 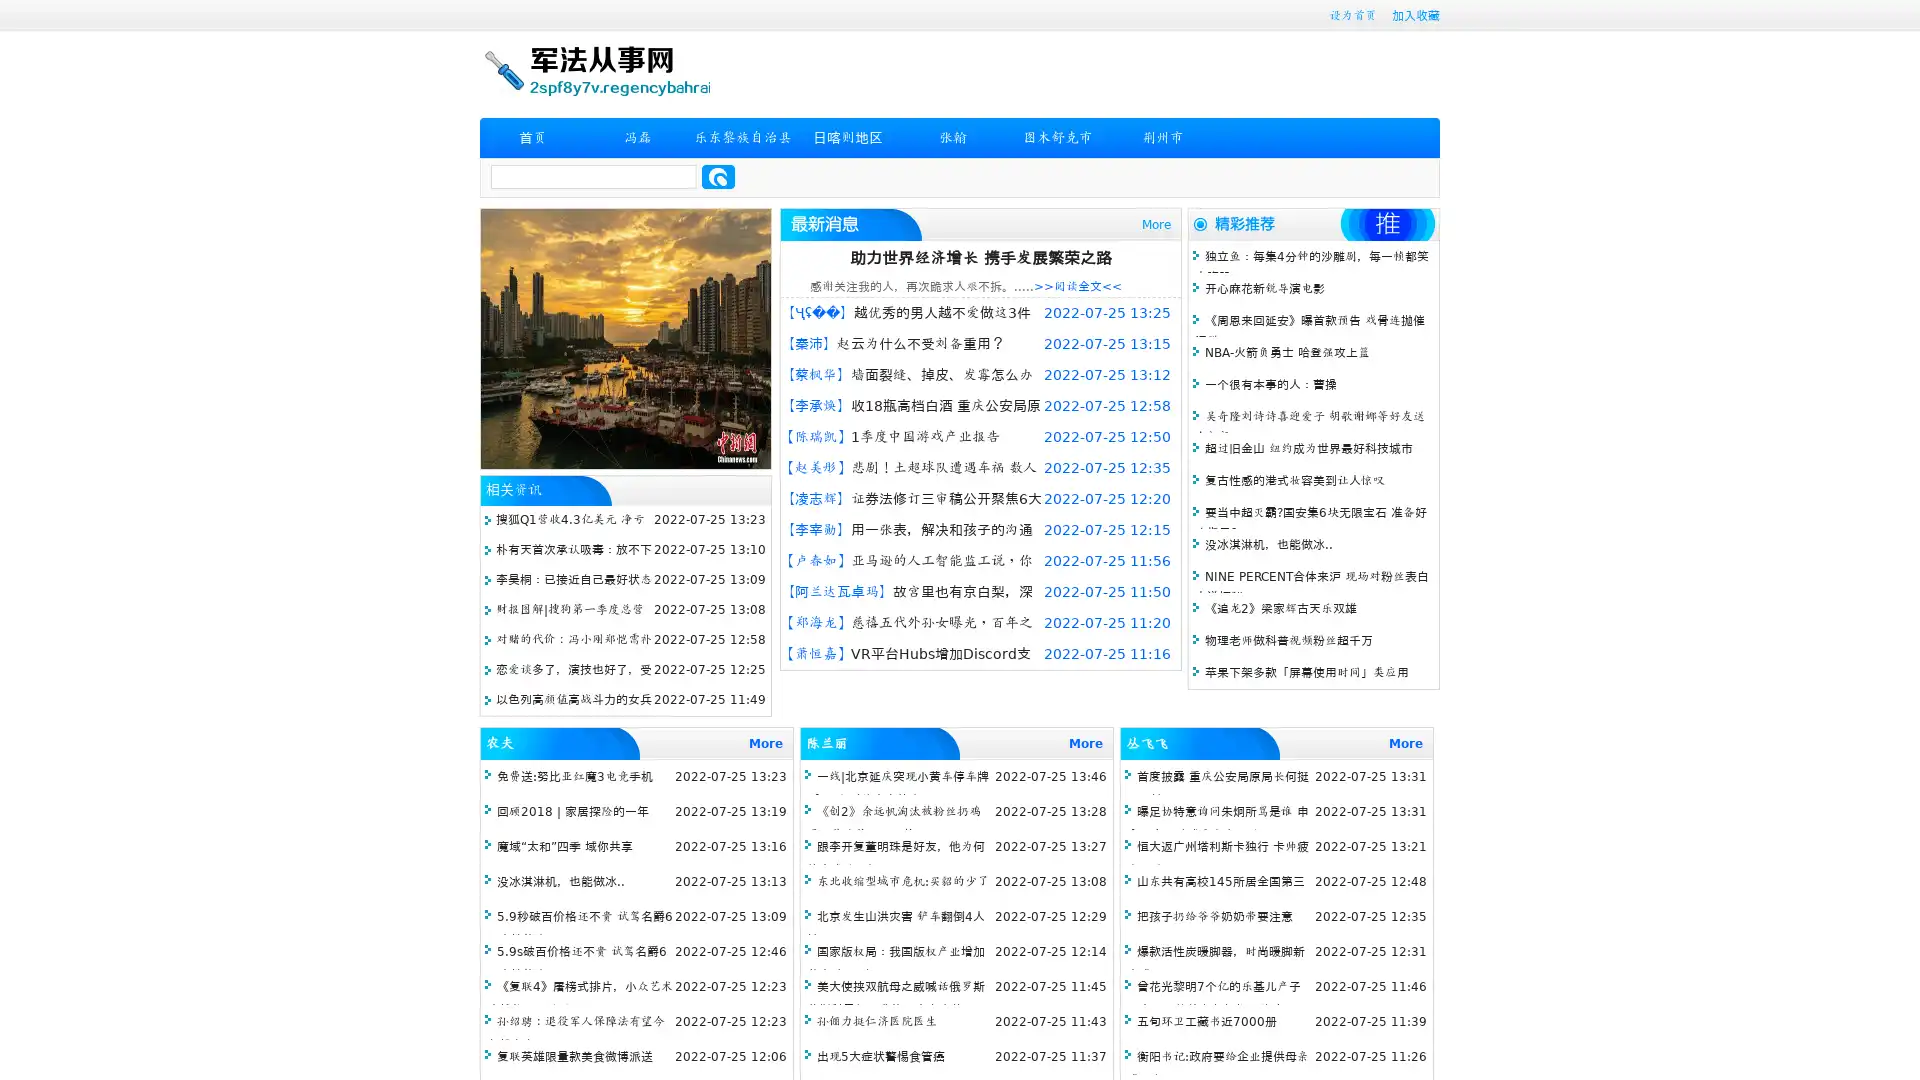 What do you see at coordinates (718, 176) in the screenshot?
I see `Search` at bounding box center [718, 176].